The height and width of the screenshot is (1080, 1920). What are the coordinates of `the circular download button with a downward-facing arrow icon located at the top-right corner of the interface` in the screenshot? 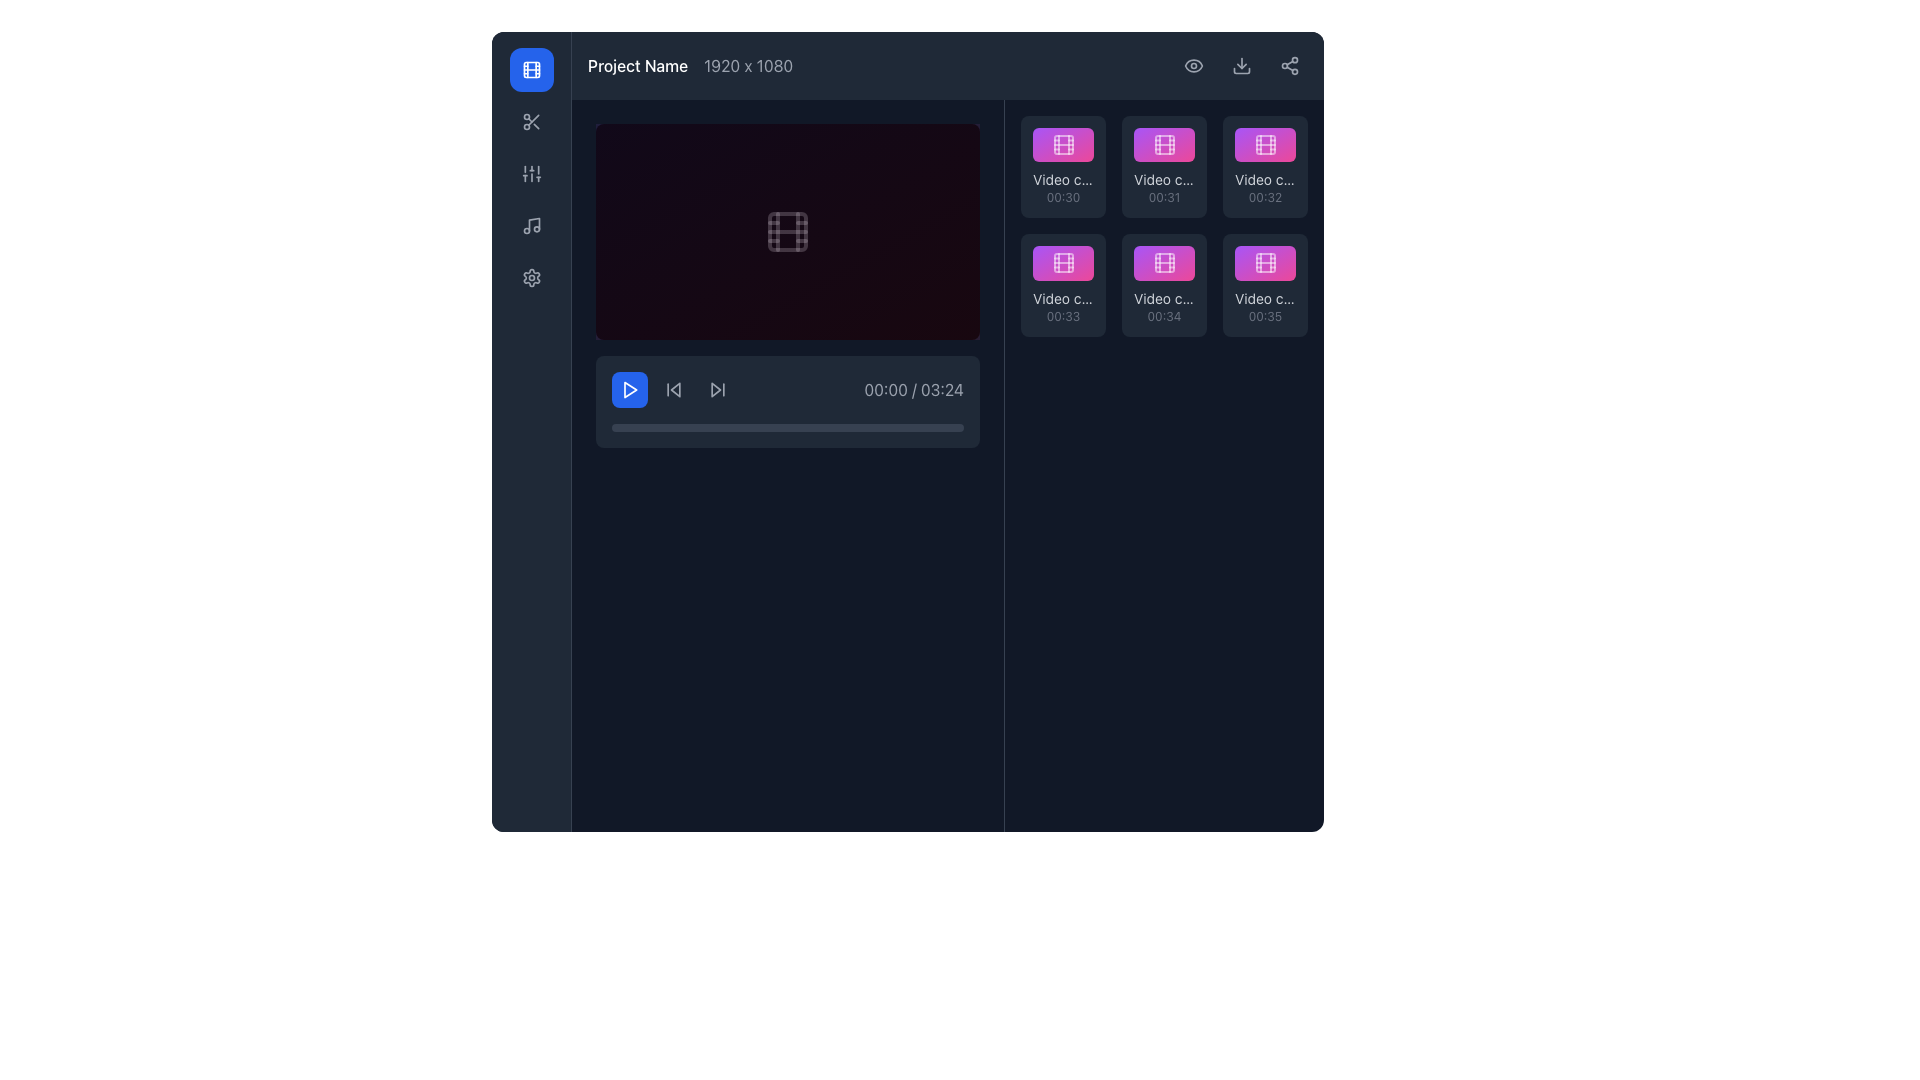 It's located at (1241, 64).